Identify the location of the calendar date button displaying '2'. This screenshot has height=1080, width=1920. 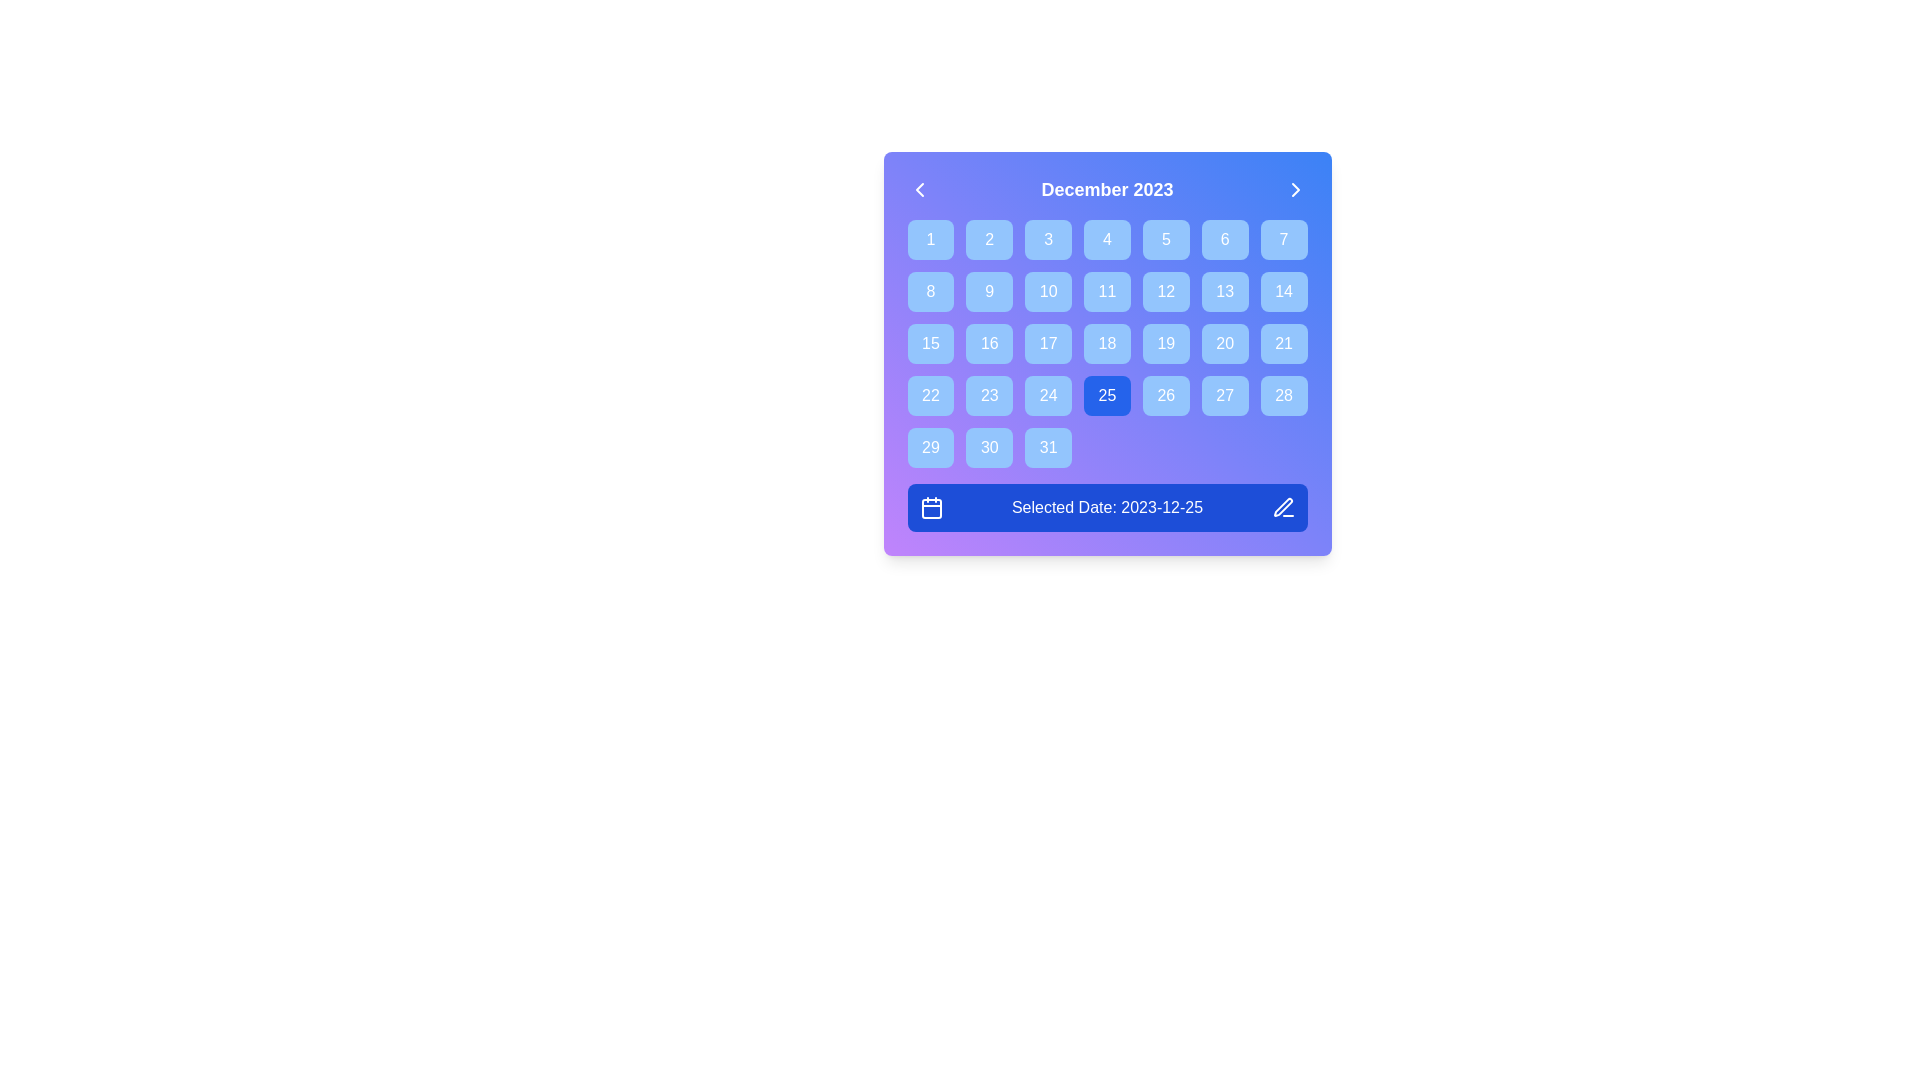
(989, 238).